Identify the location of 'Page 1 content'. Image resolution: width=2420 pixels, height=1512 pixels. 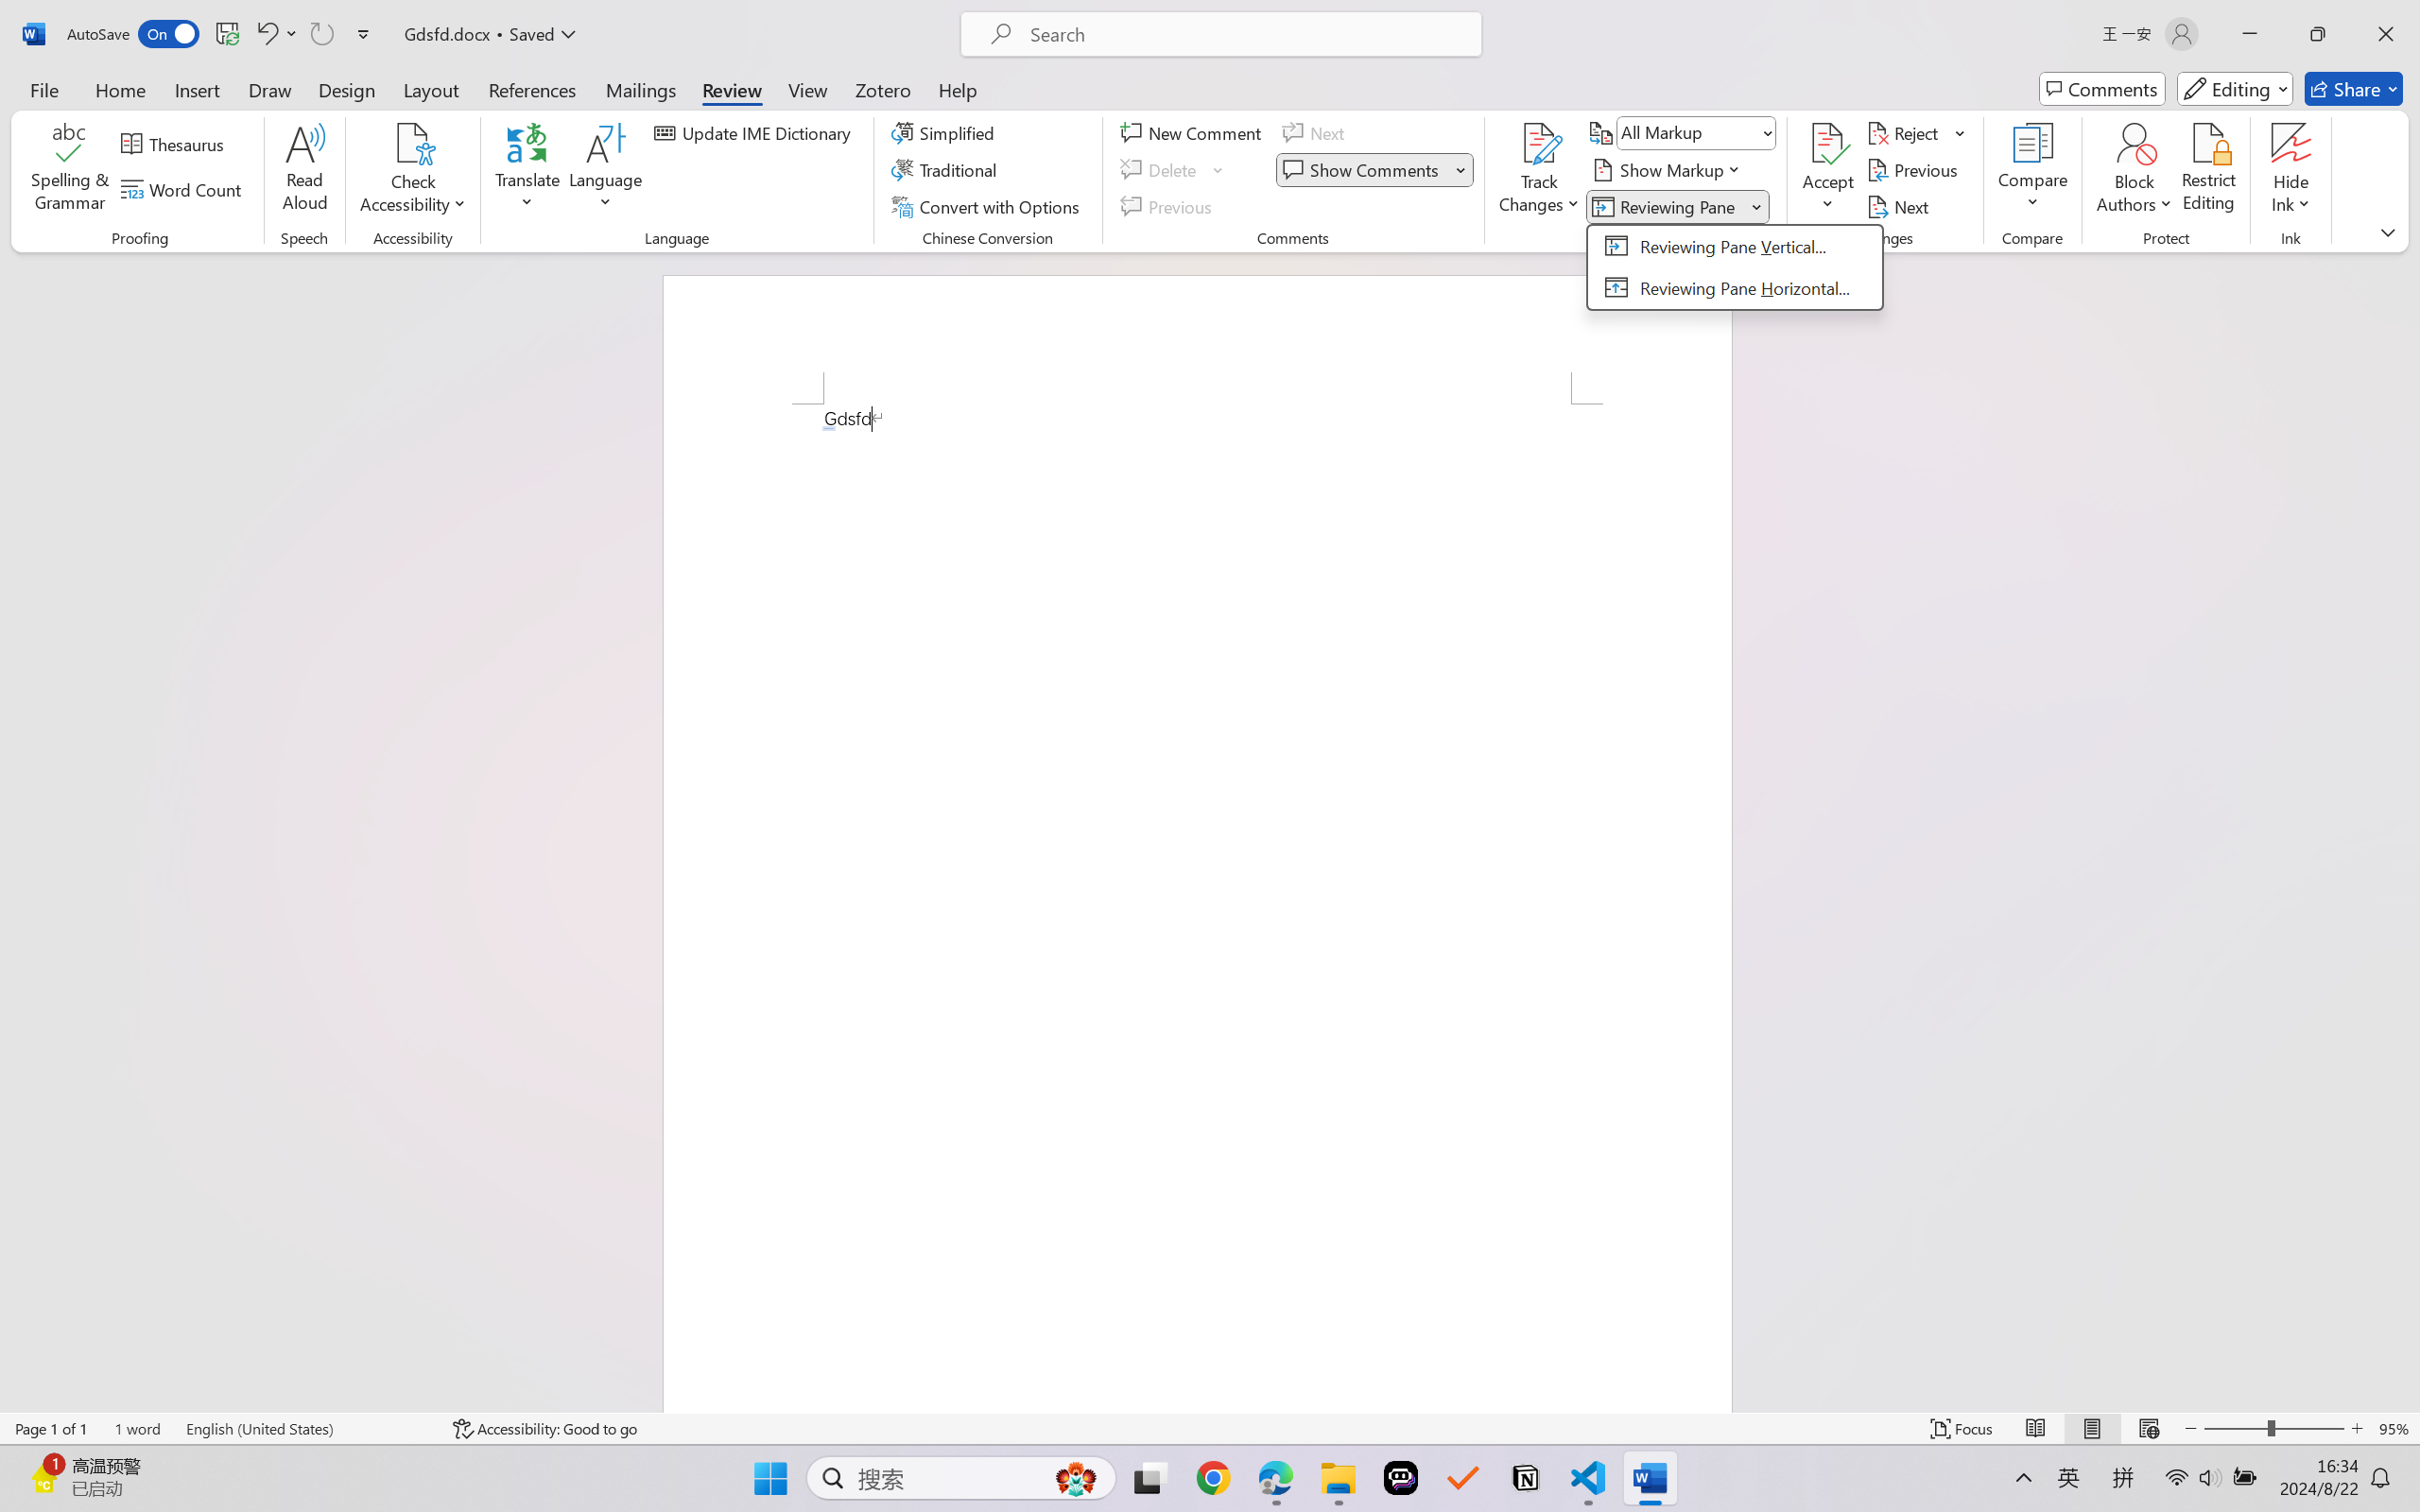
(1197, 907).